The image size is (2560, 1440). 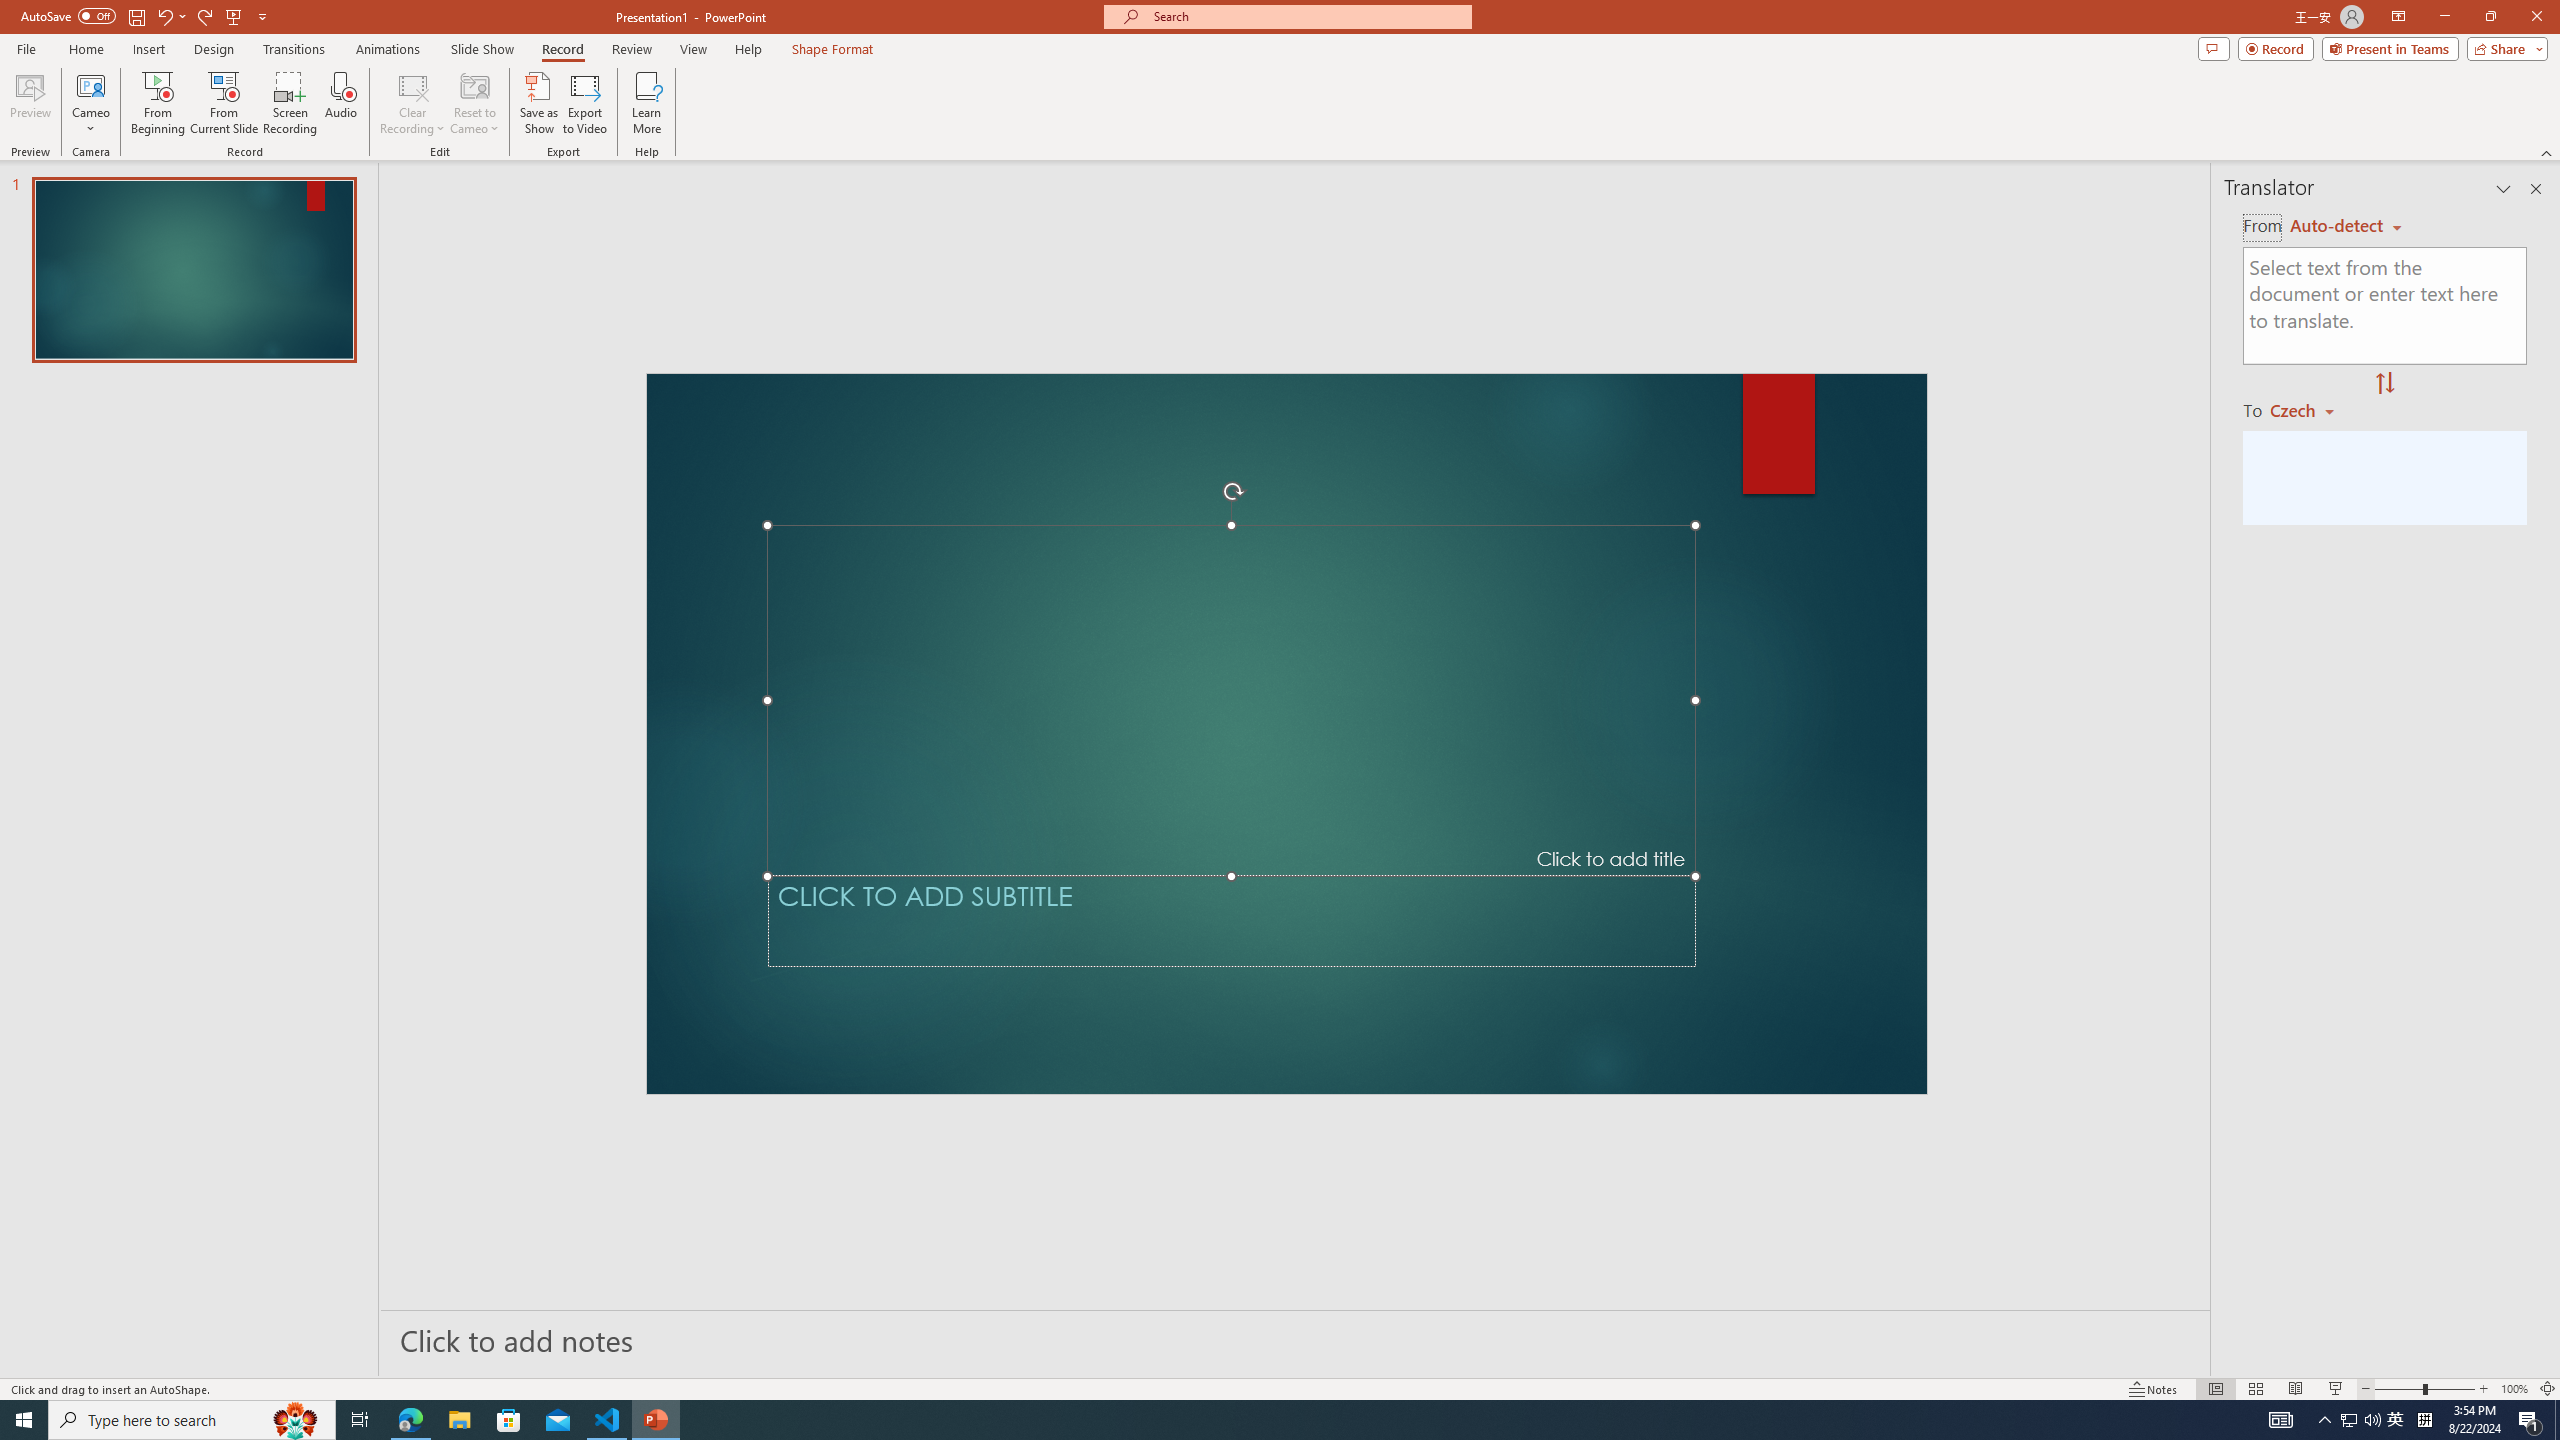 What do you see at coordinates (631, 49) in the screenshot?
I see `'Review'` at bounding box center [631, 49].